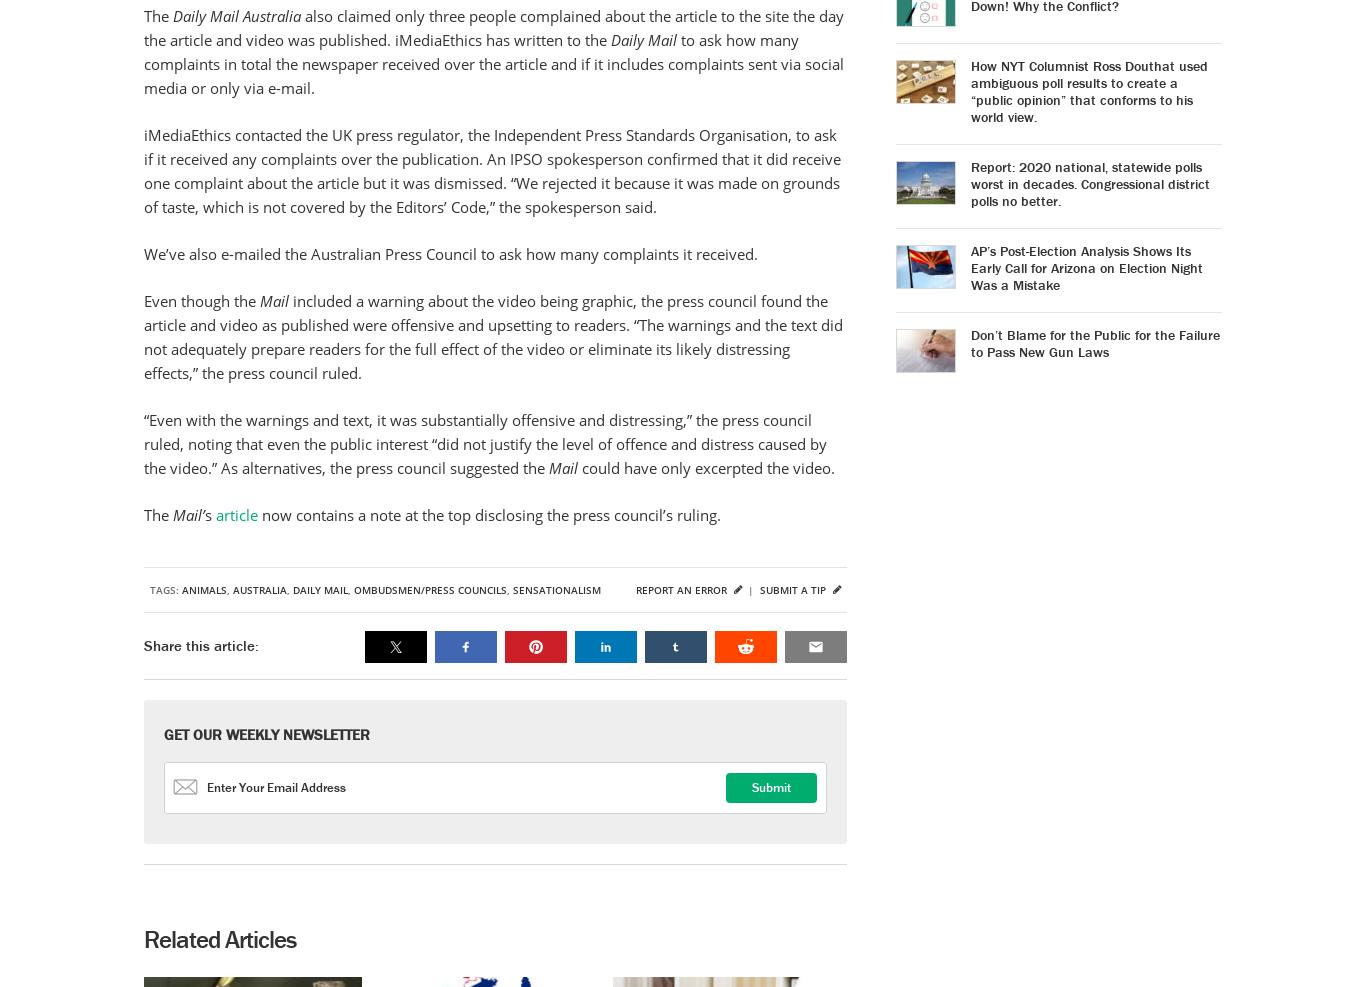 The height and width of the screenshot is (987, 1366). I want to click on 'Mail’', so click(188, 515).